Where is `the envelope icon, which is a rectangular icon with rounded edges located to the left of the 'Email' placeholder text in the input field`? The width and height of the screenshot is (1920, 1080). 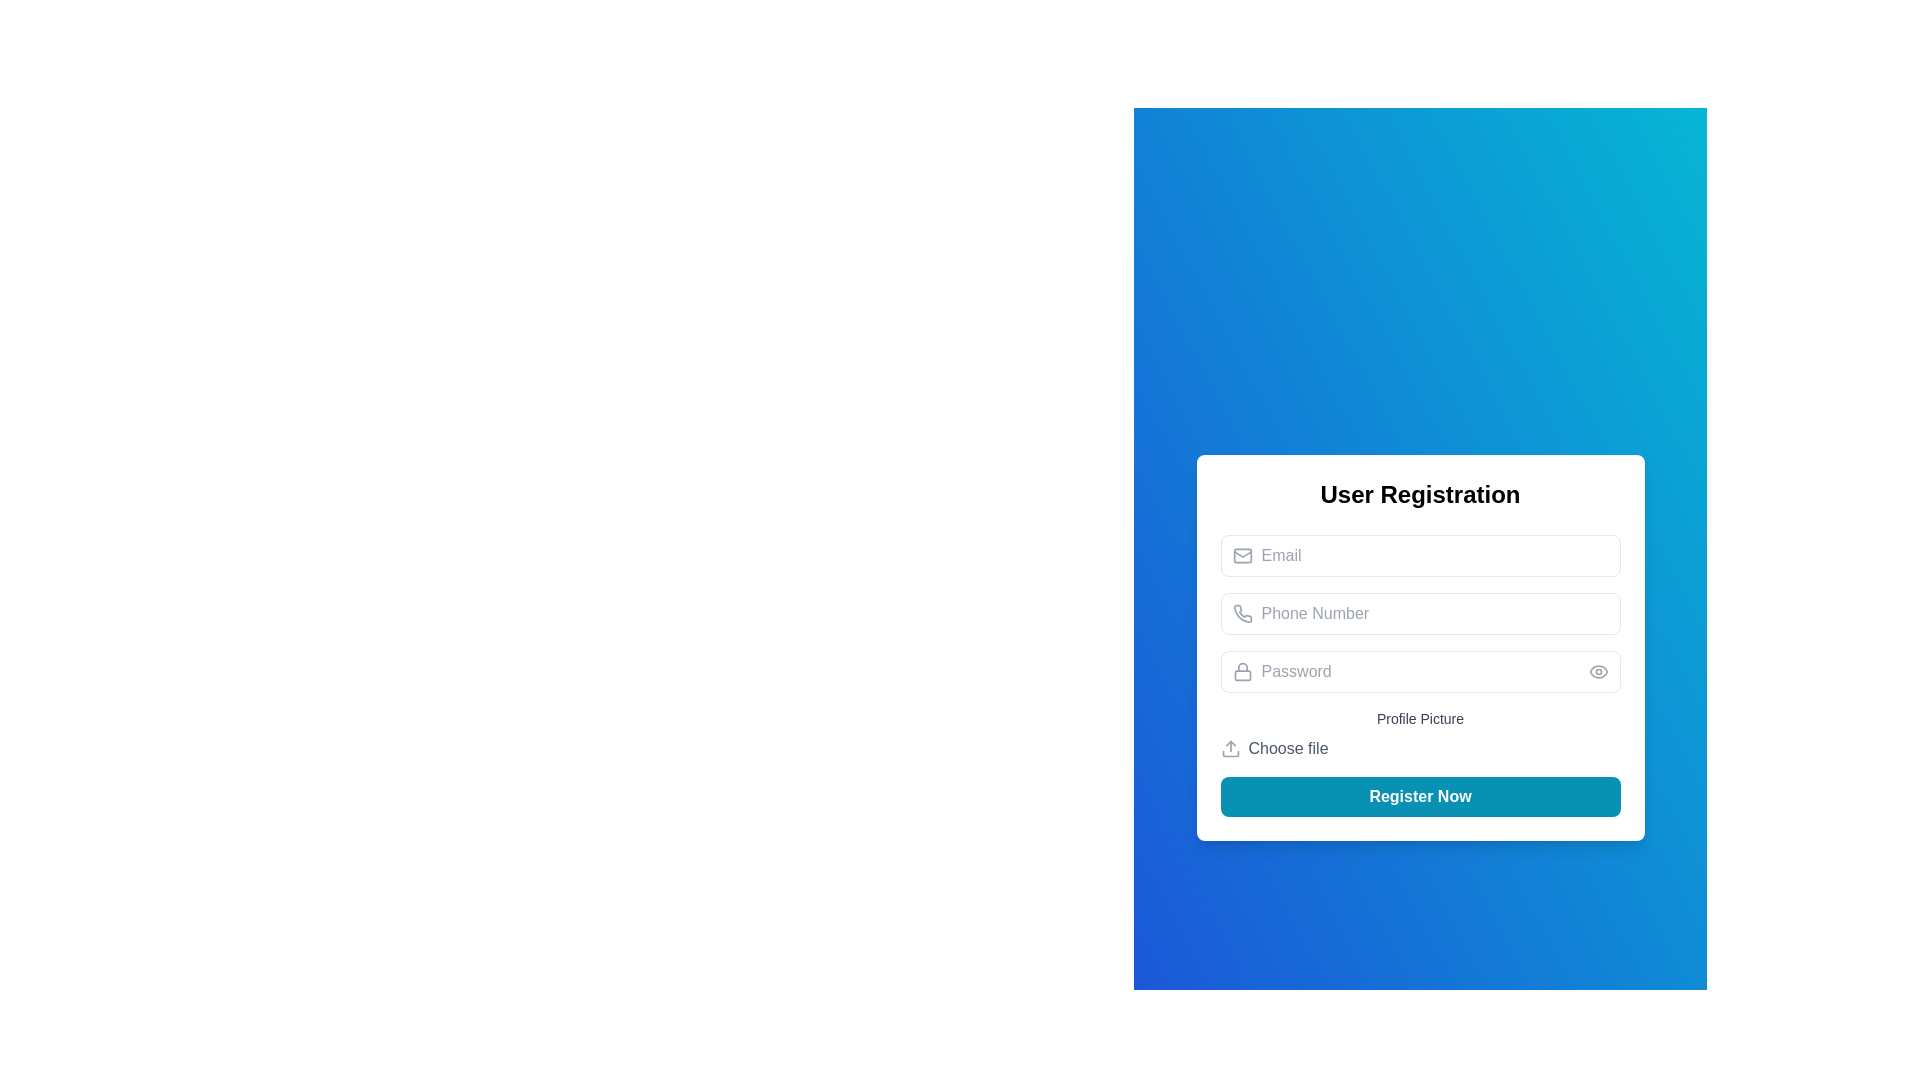
the envelope icon, which is a rectangular icon with rounded edges located to the left of the 'Email' placeholder text in the input field is located at coordinates (1241, 555).